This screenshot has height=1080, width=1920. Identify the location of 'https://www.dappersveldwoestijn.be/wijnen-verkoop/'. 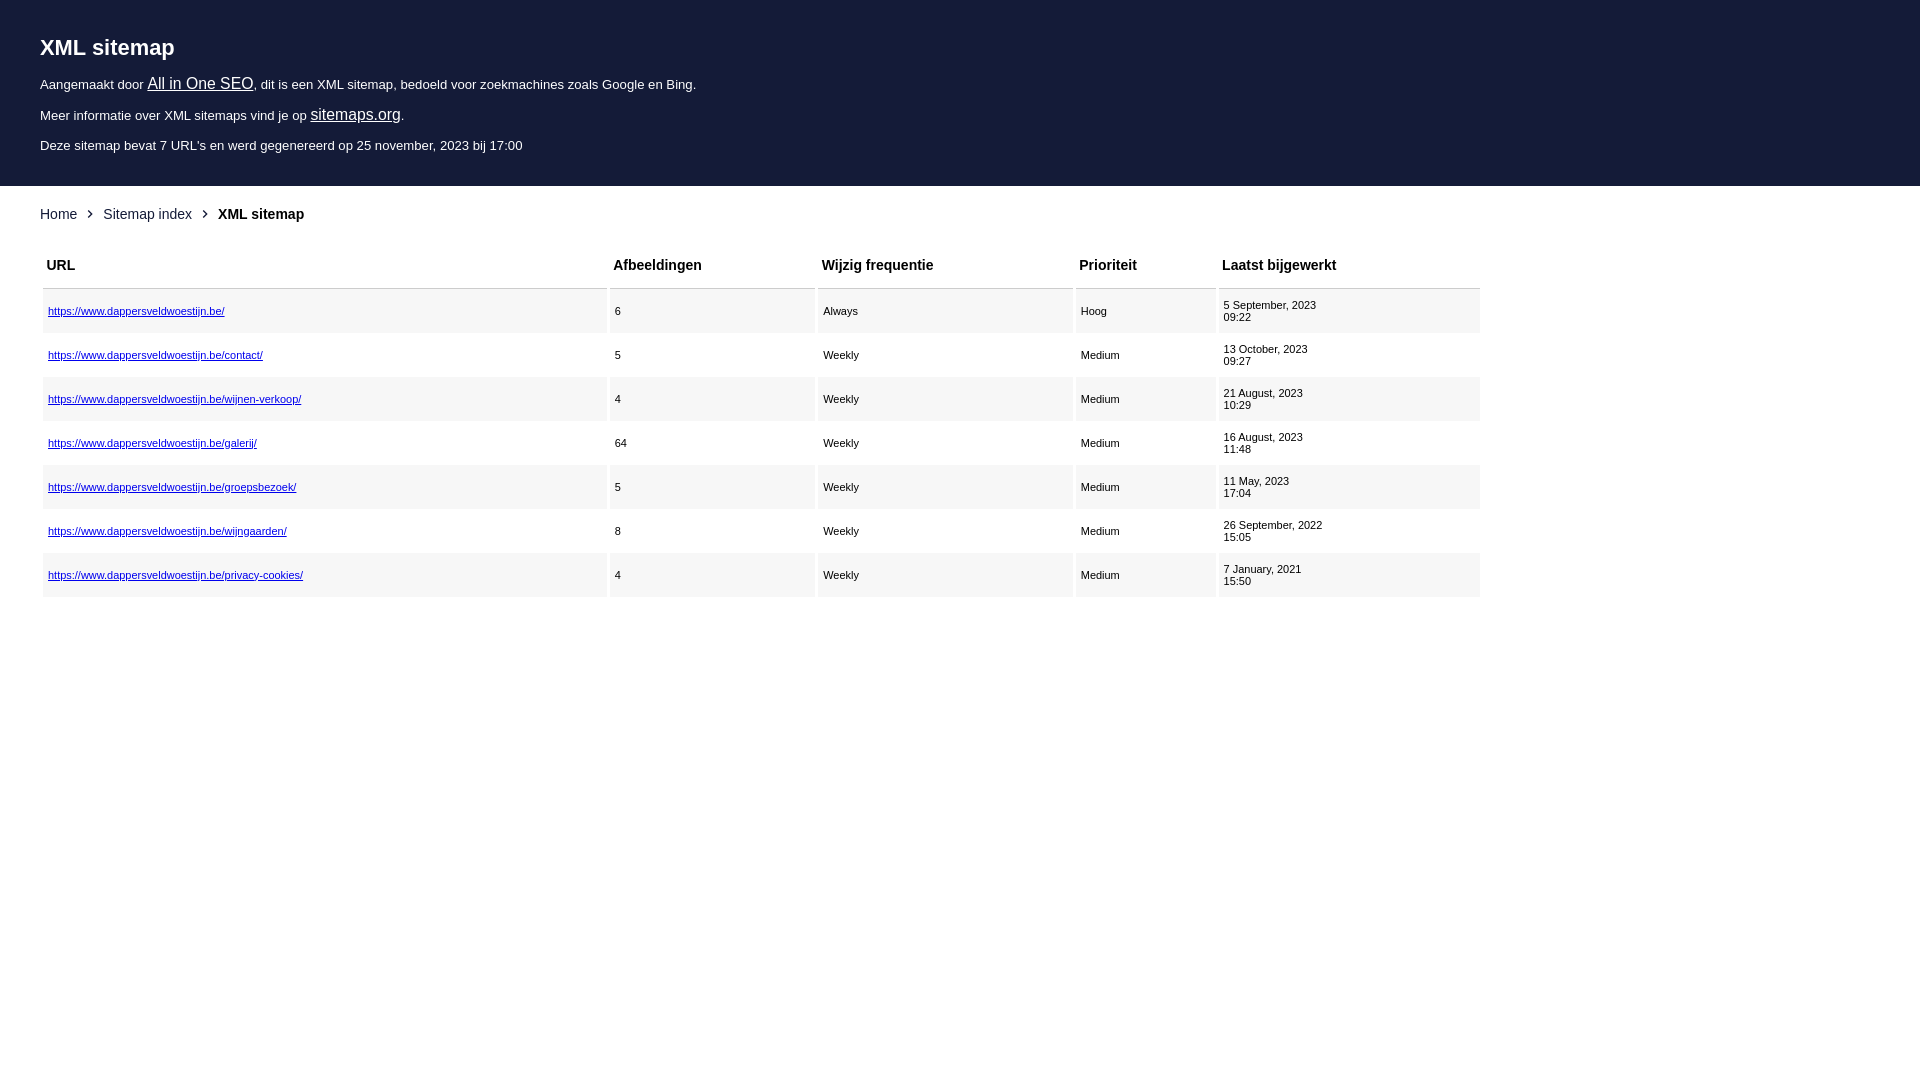
(325, 398).